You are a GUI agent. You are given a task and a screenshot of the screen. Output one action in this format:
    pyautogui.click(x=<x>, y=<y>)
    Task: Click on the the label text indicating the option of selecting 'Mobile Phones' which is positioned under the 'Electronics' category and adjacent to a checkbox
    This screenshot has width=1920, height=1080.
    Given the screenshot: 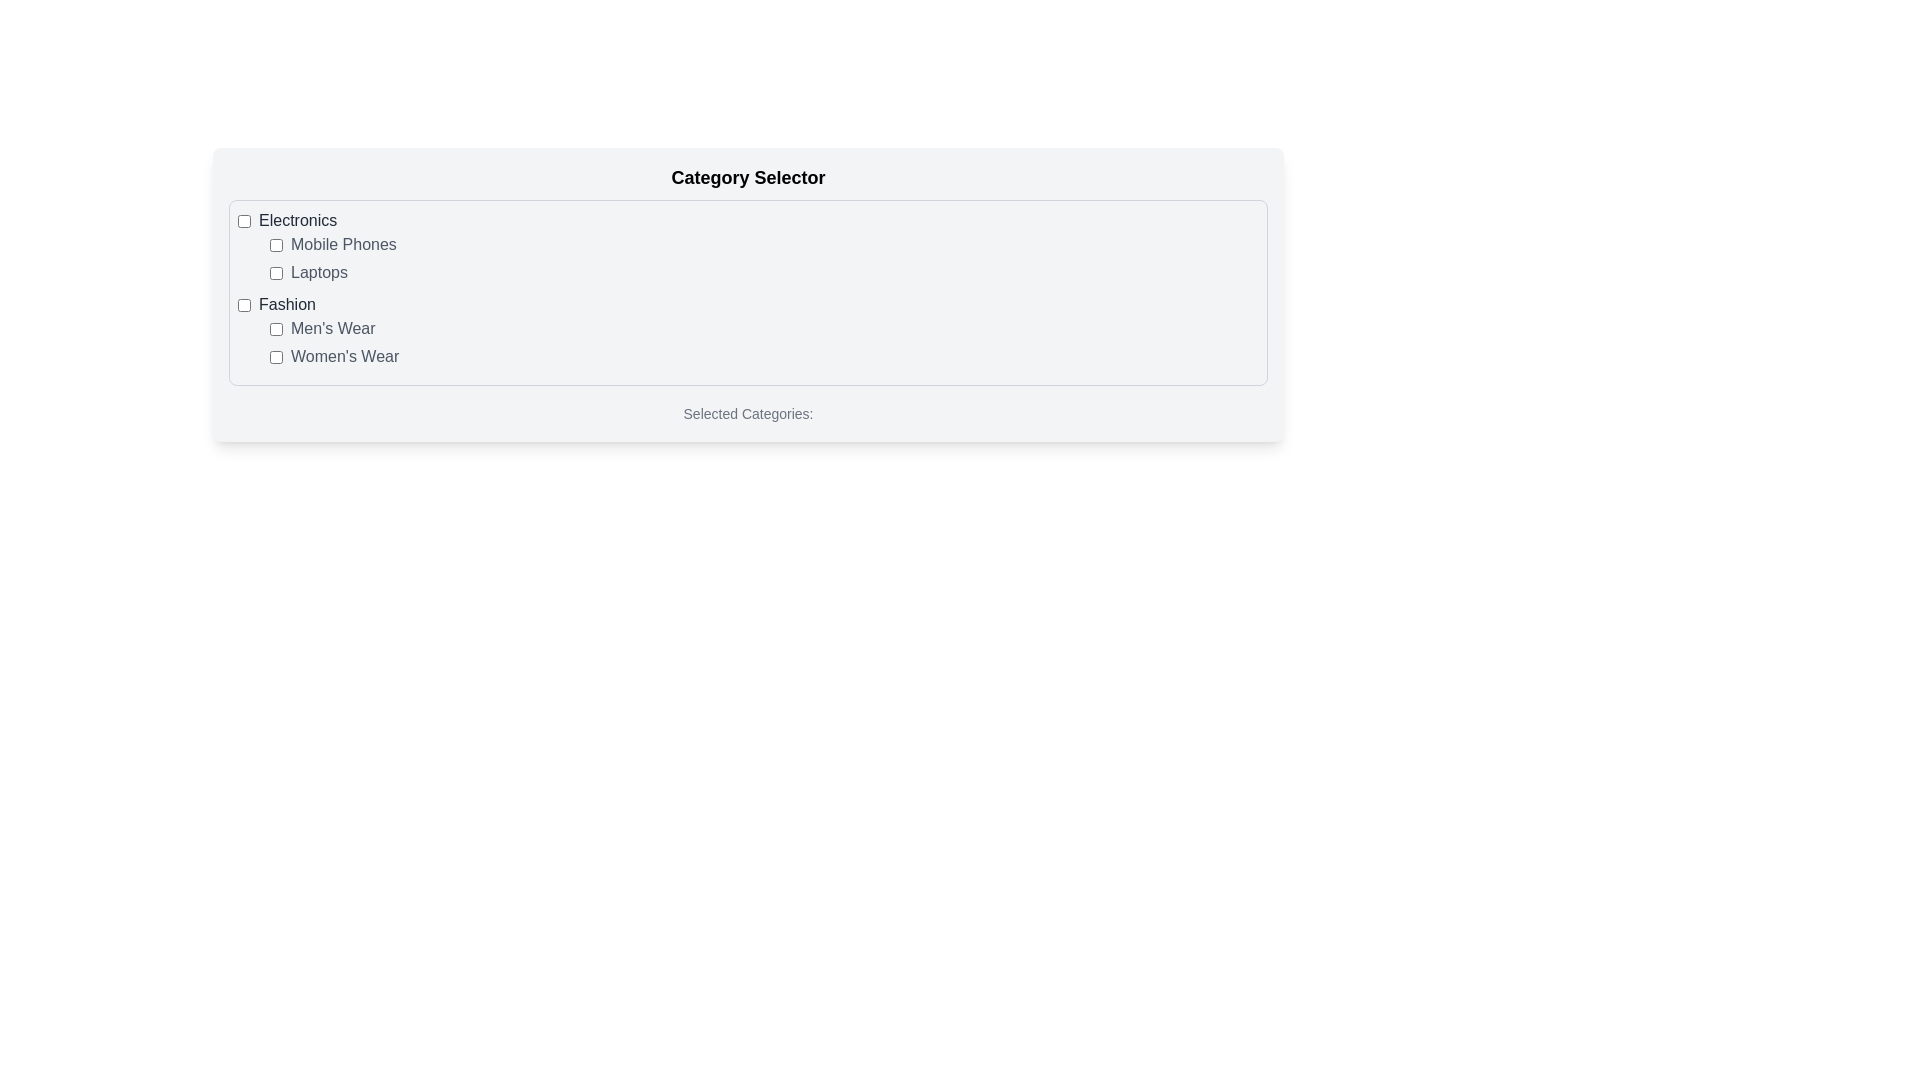 What is the action you would take?
    pyautogui.click(x=343, y=244)
    